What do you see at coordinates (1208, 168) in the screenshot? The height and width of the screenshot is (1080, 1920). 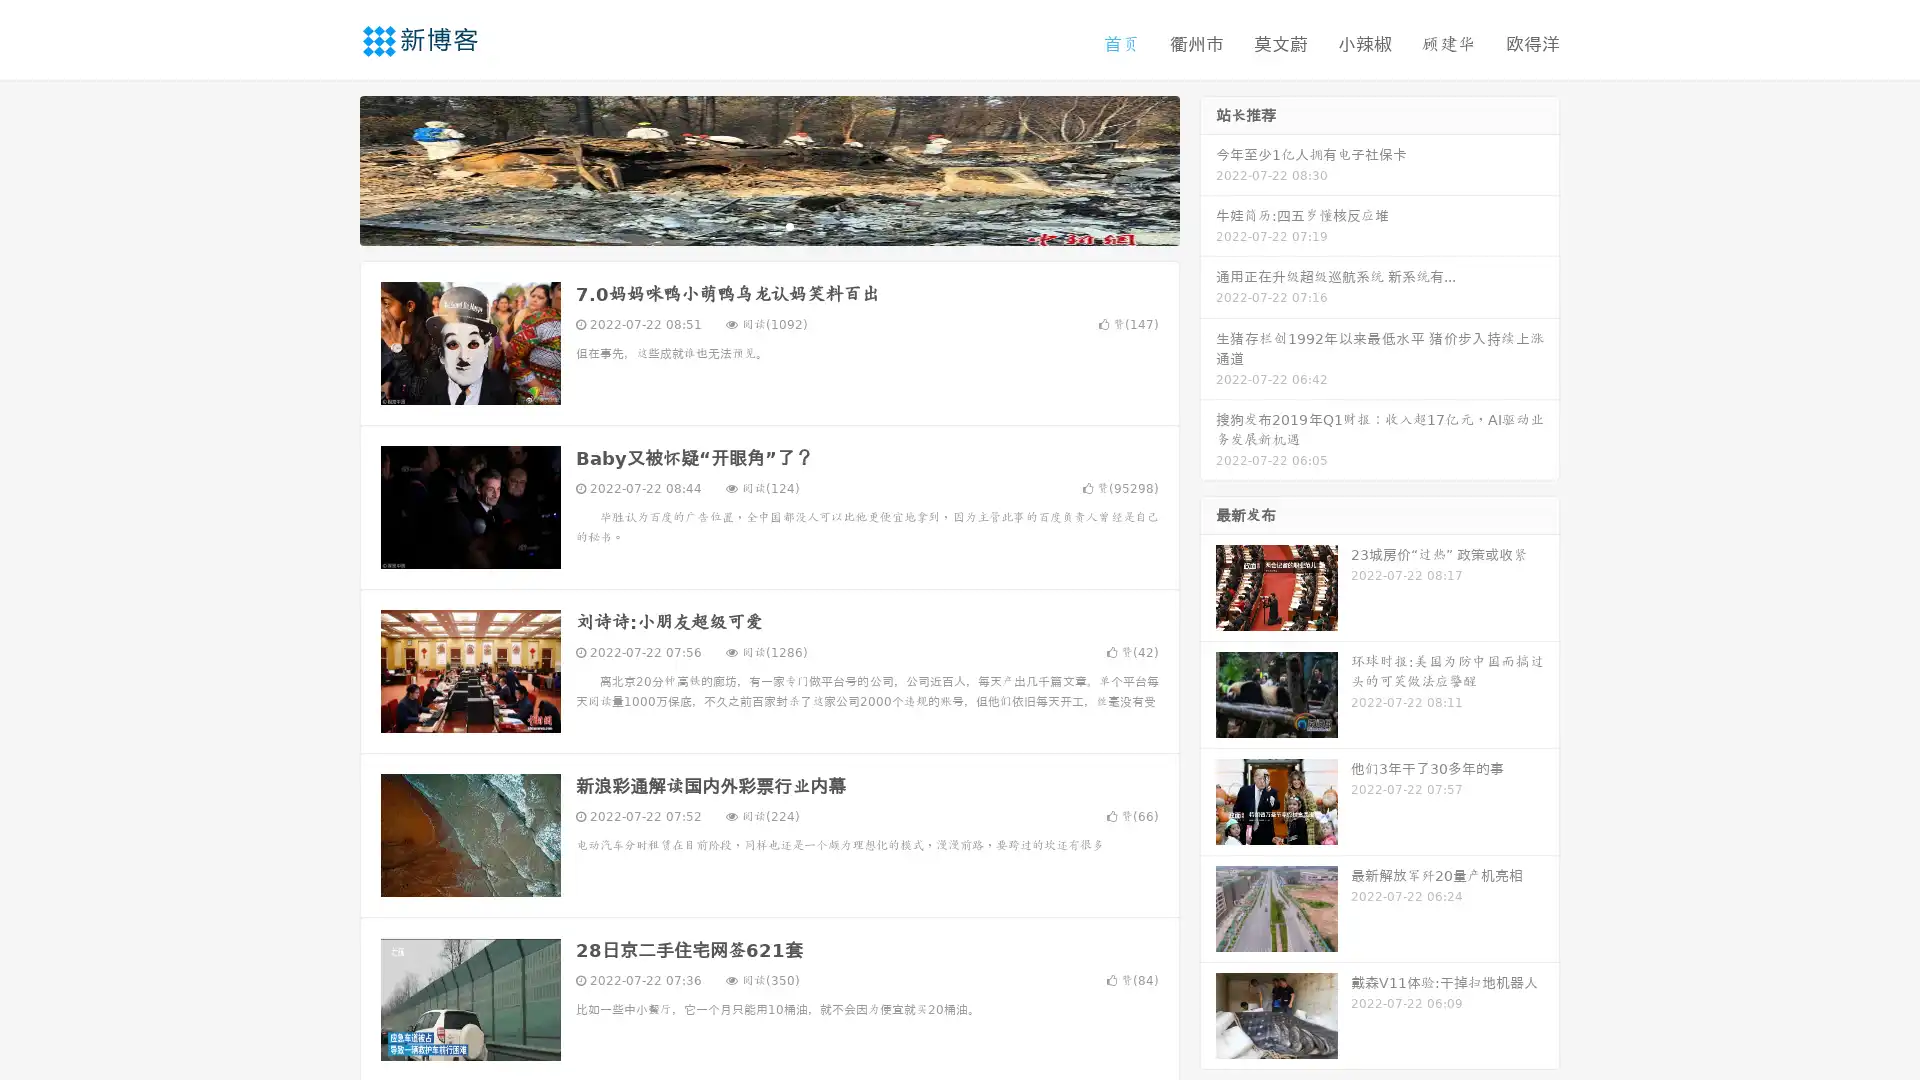 I see `Next slide` at bounding box center [1208, 168].